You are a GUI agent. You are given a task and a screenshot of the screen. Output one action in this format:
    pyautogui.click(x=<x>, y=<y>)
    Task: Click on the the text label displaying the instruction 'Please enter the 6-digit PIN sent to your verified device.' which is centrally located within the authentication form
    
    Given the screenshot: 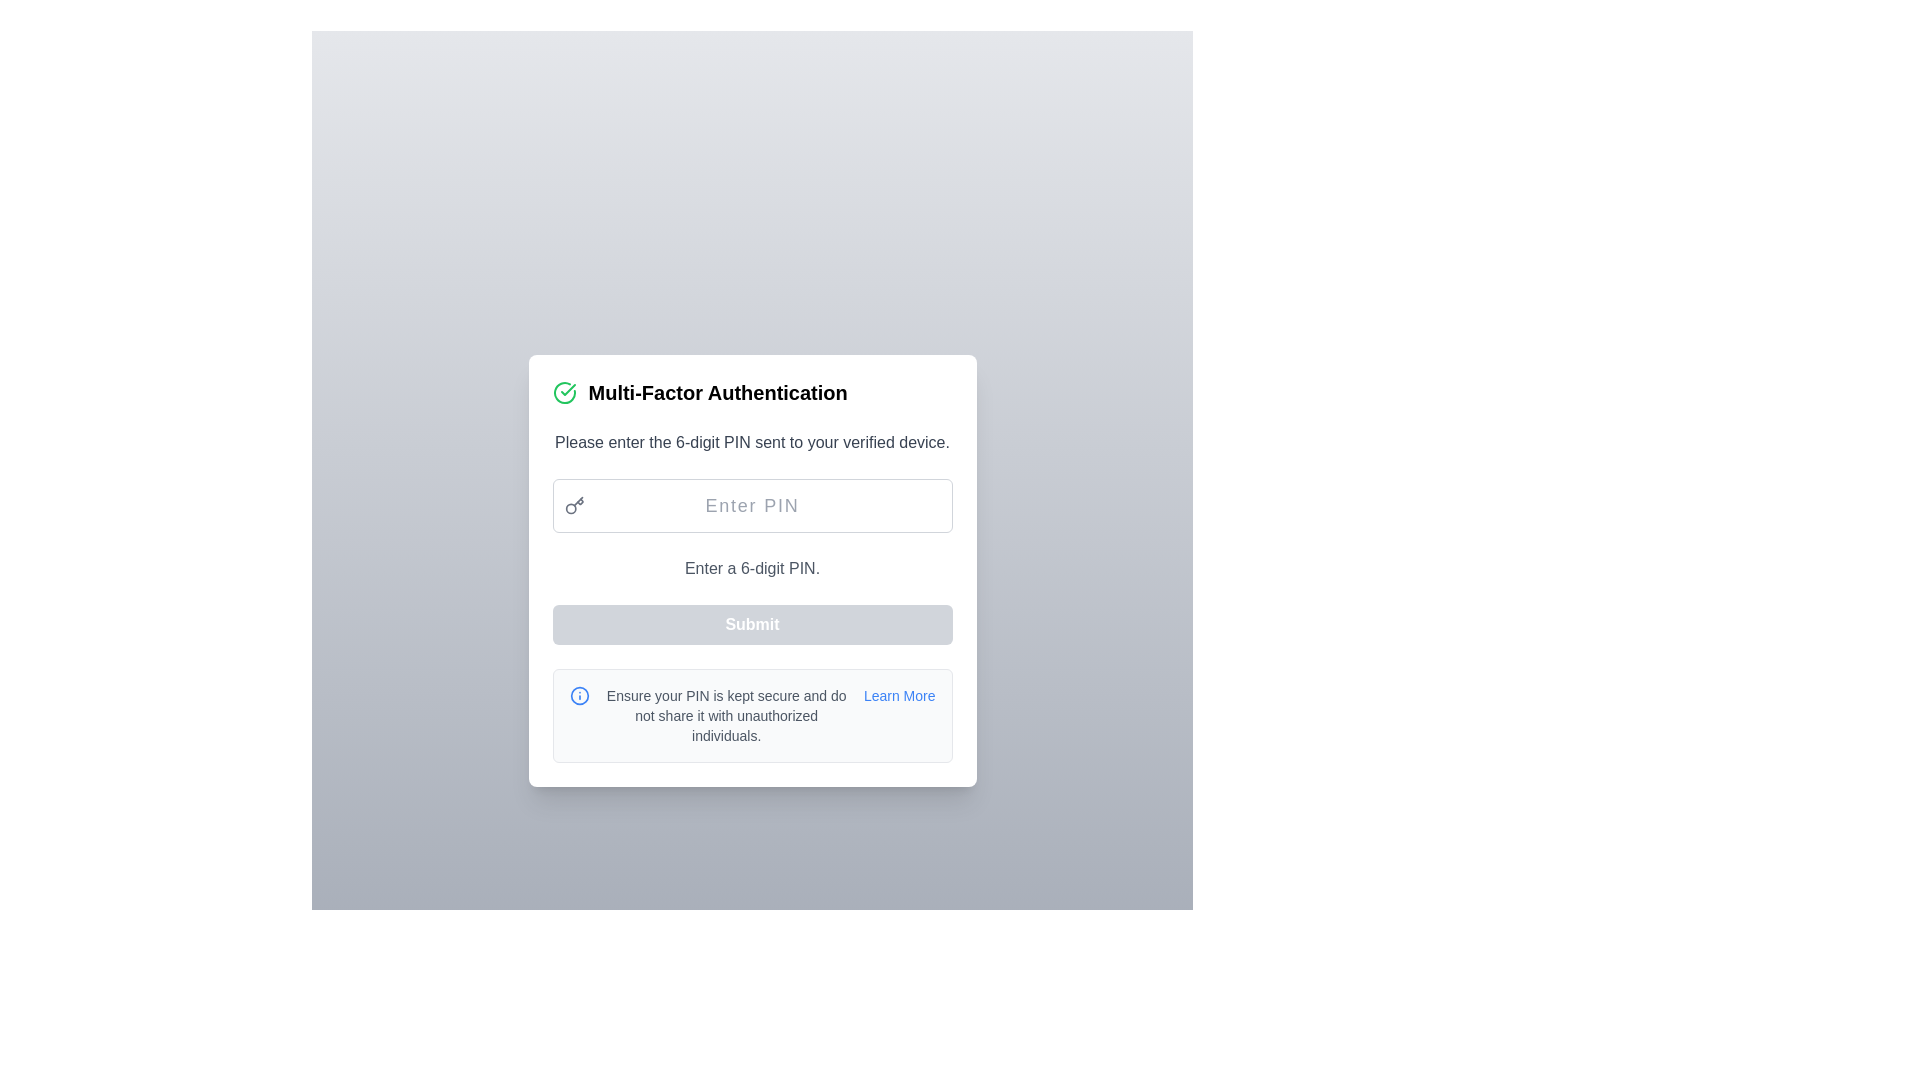 What is the action you would take?
    pyautogui.click(x=751, y=442)
    